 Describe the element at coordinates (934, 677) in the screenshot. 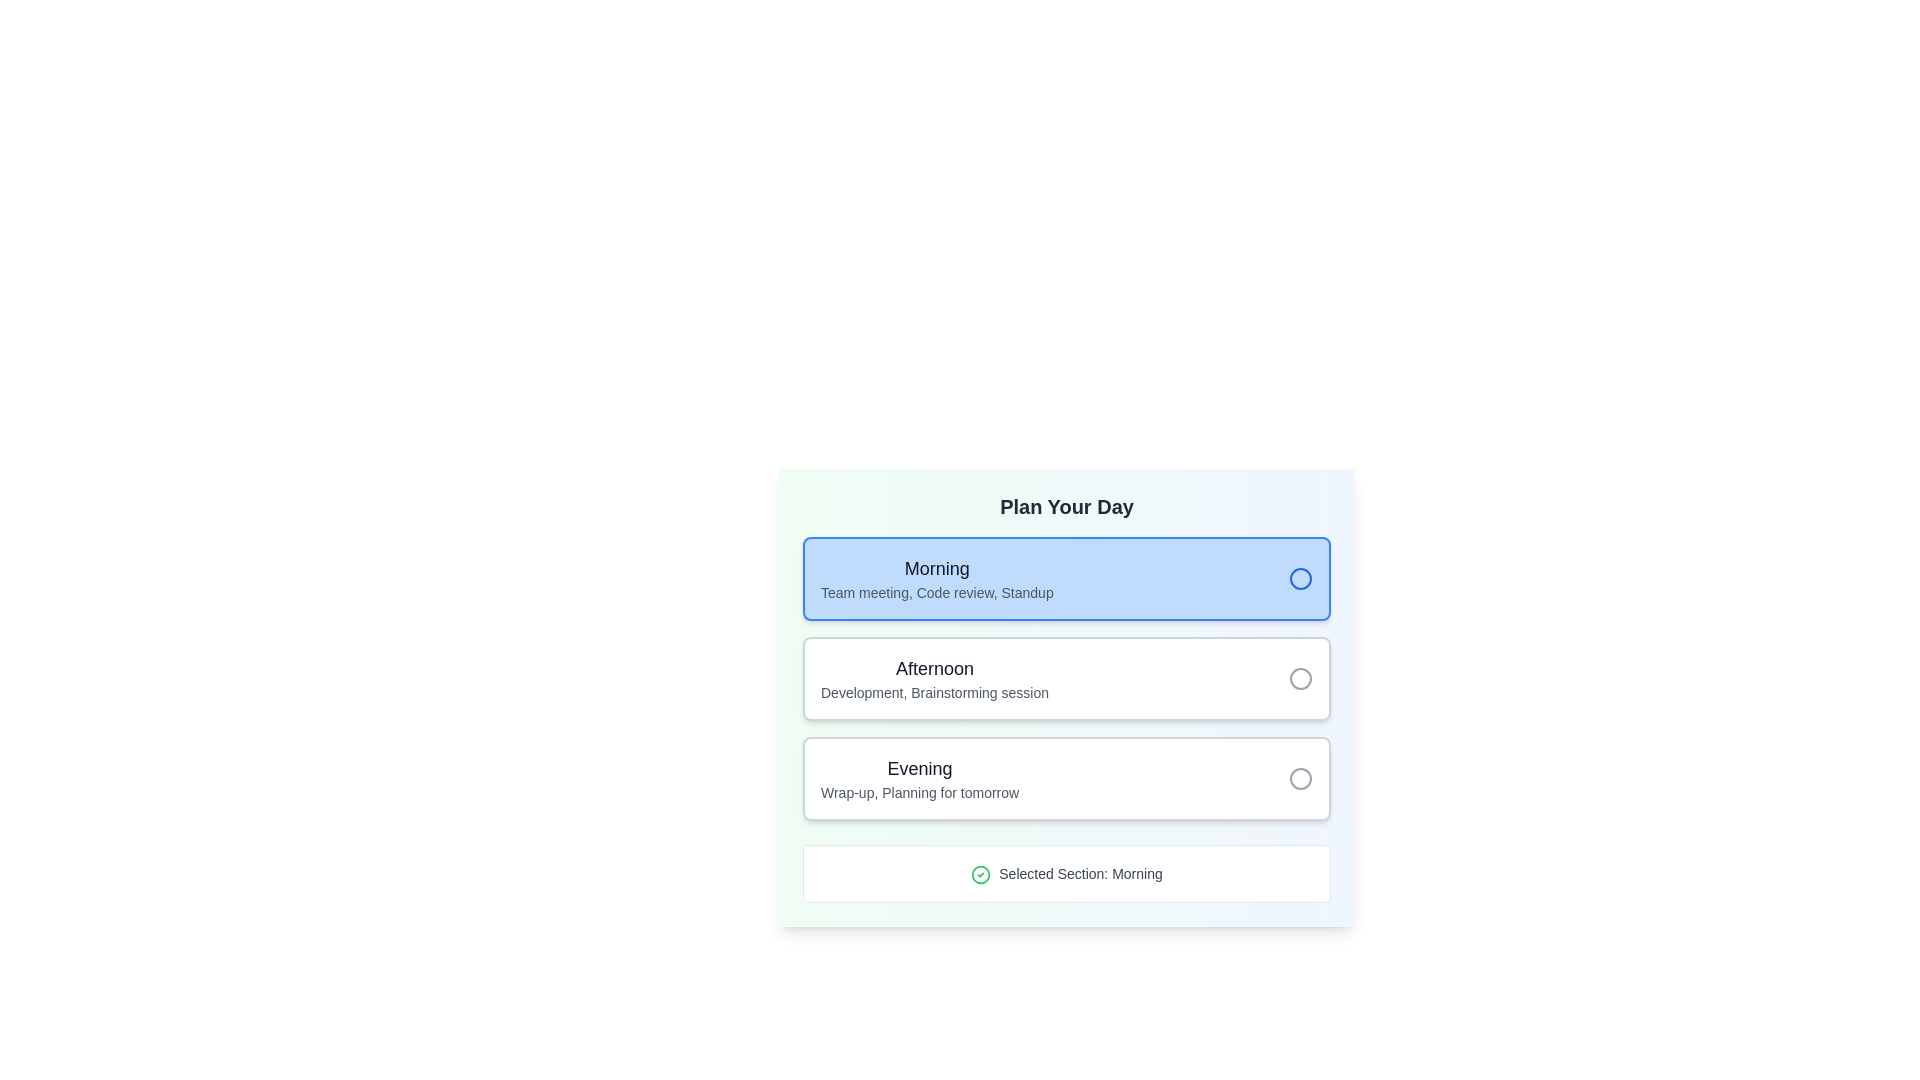

I see `text of the selectable afternoon session option label located in the 'Plan Your Day' card, positioned below the 'Morning' option and above the 'Evening' option` at that location.